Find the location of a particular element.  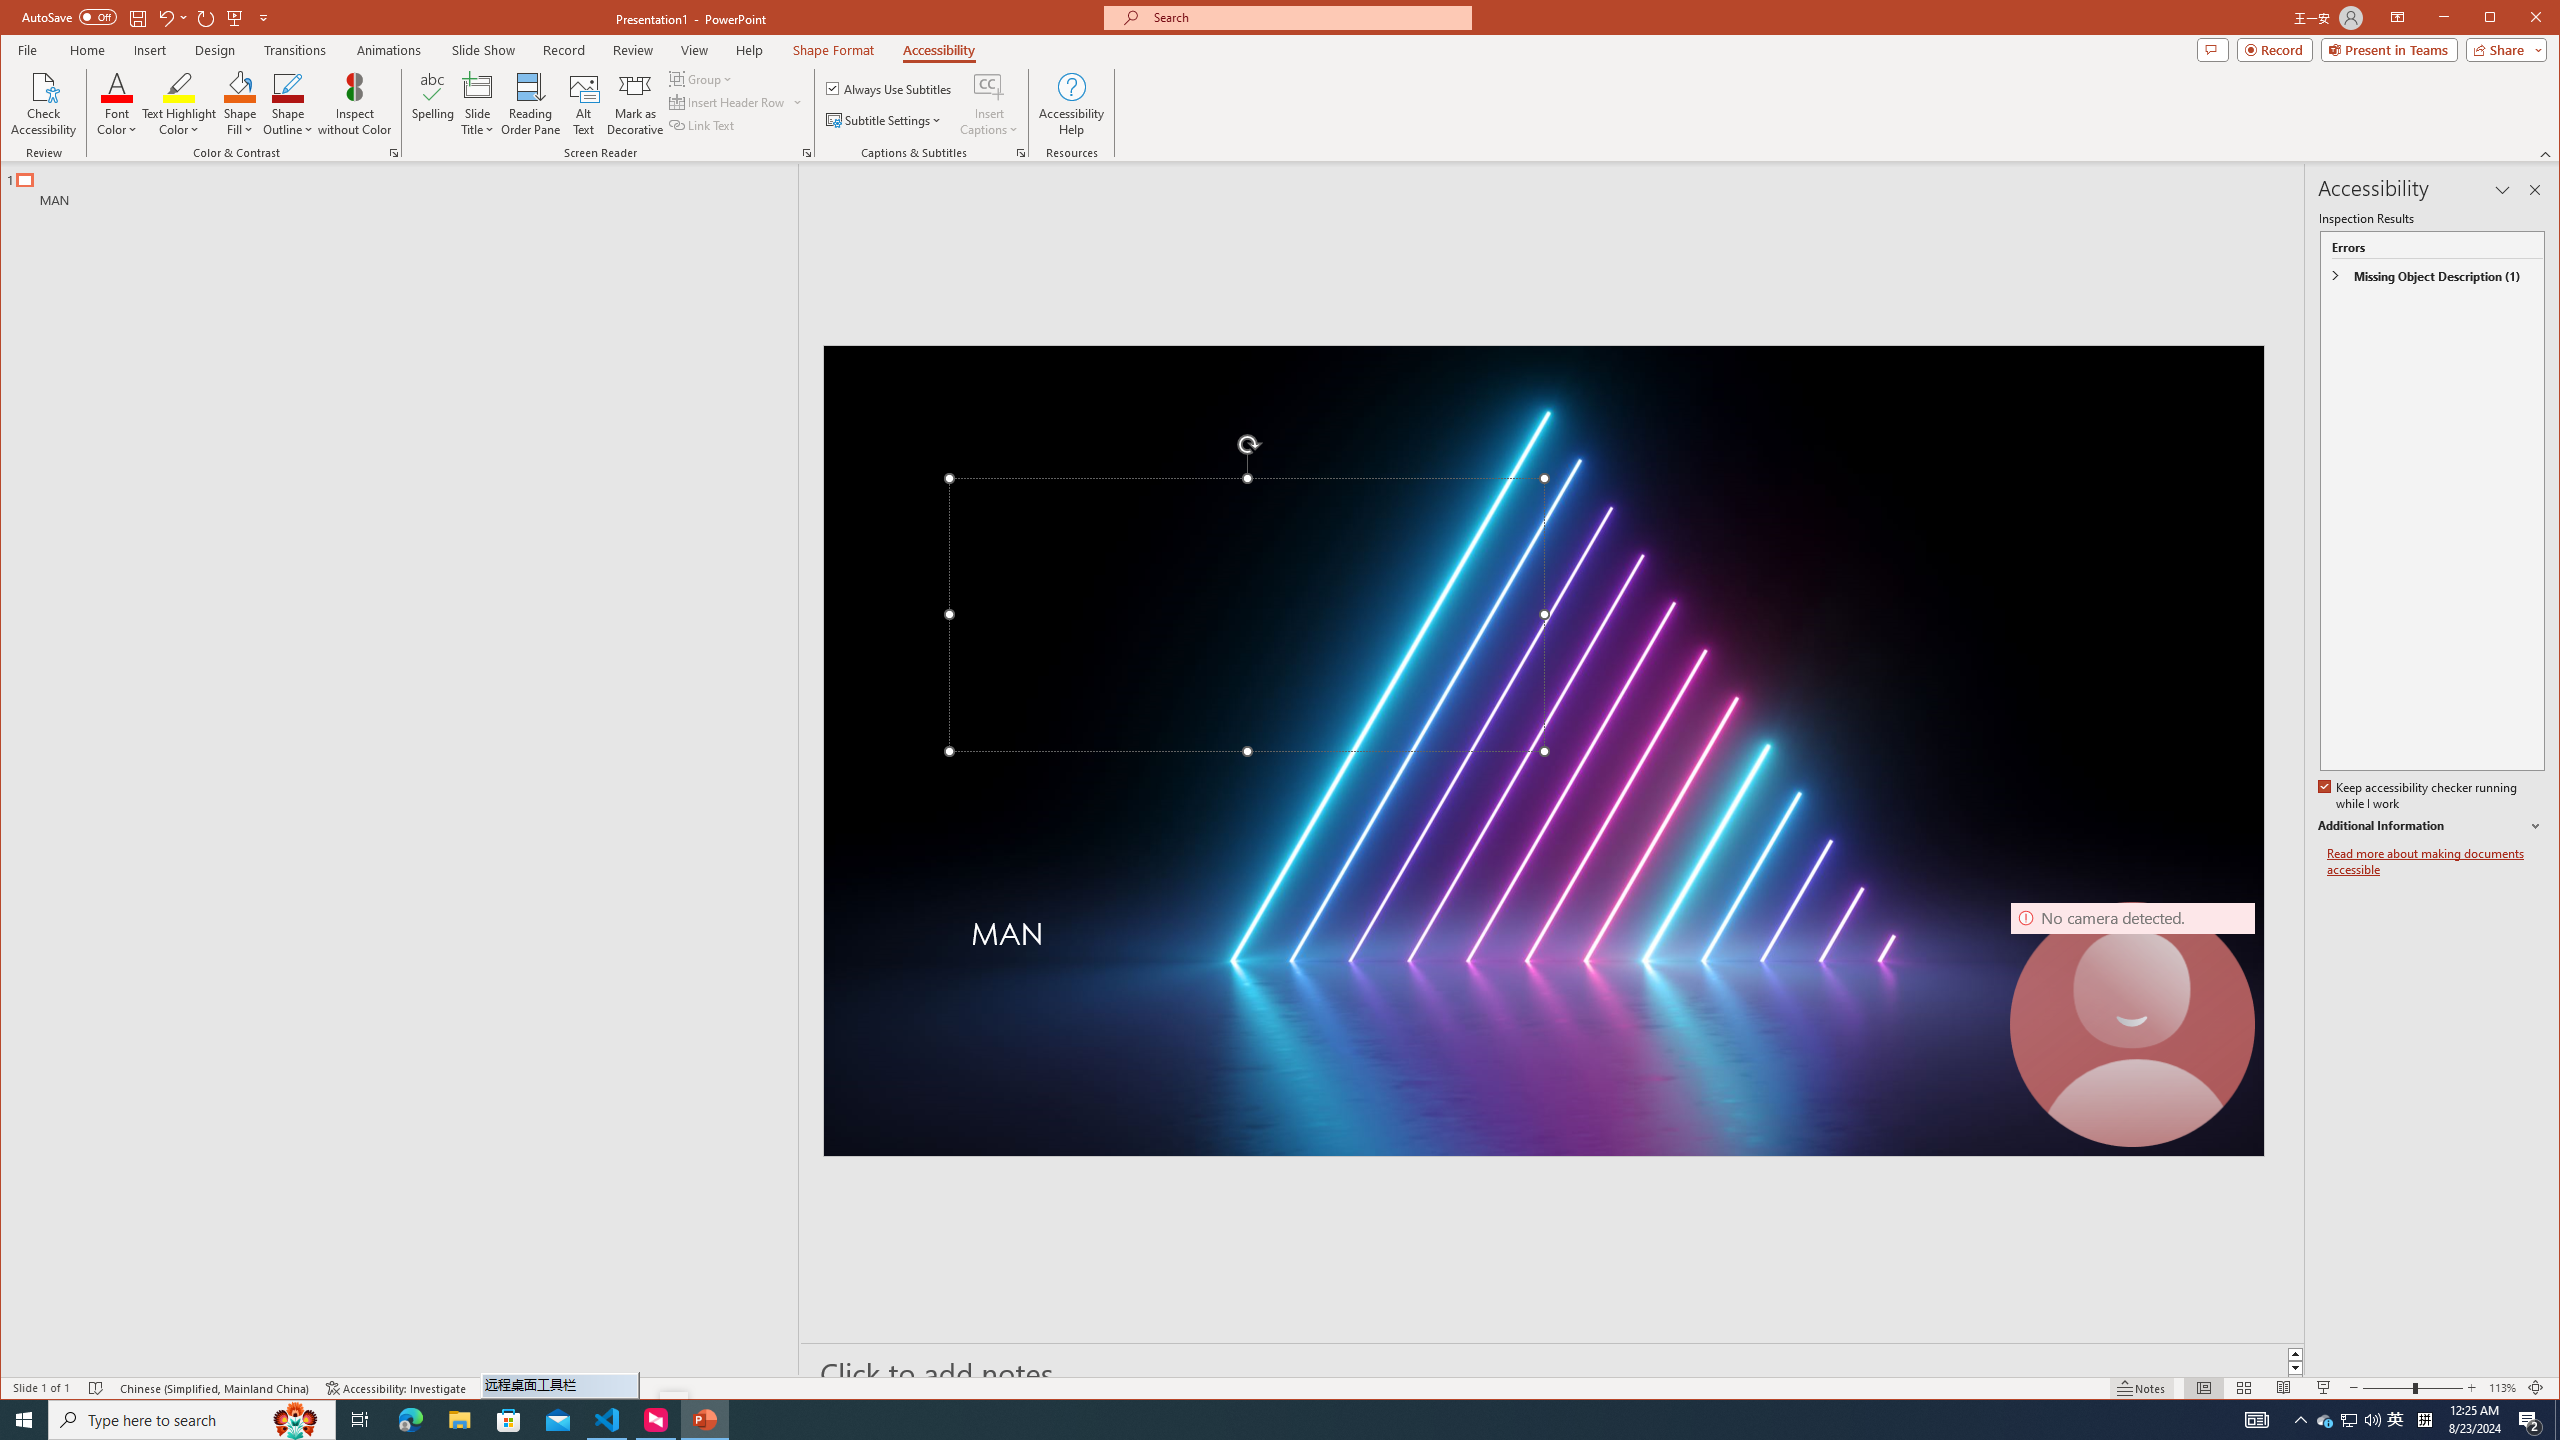

'Screen Reader' is located at coordinates (806, 153).